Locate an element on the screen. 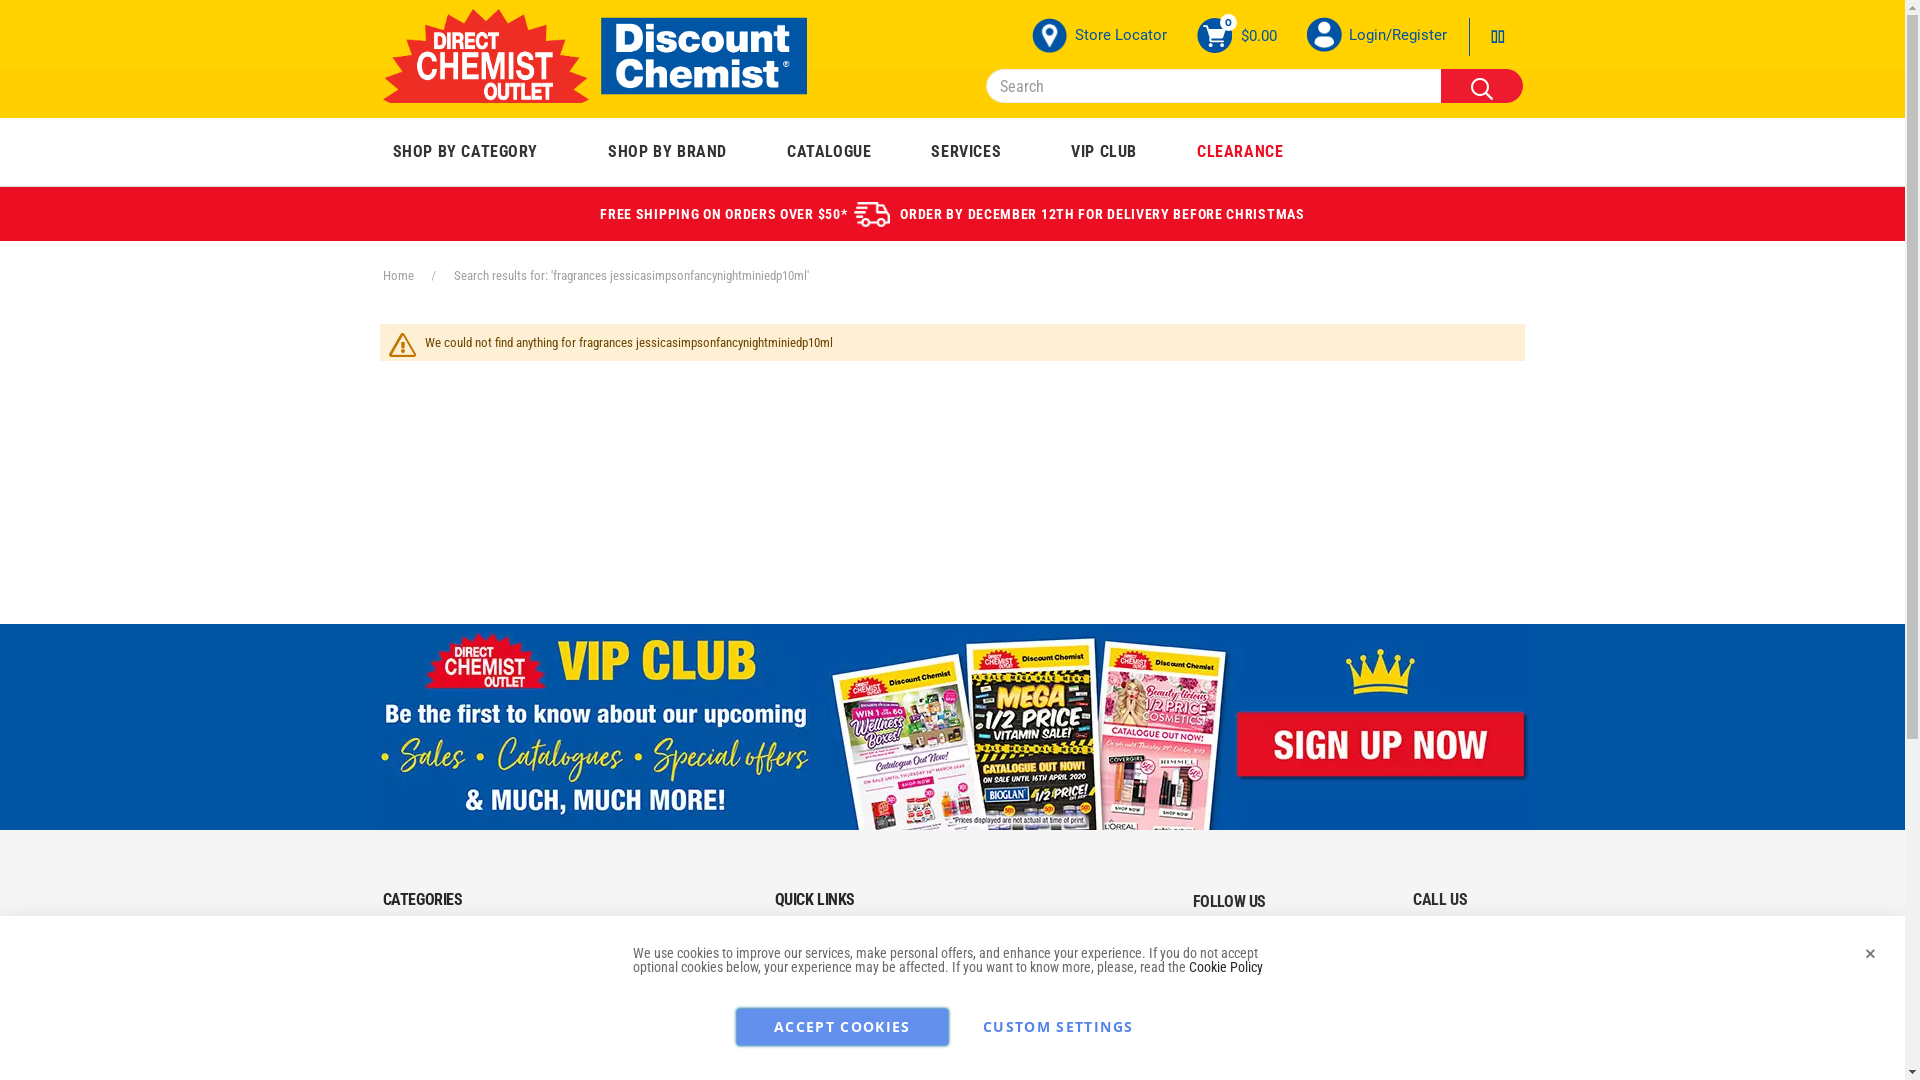  'Store Locator' is located at coordinates (1098, 35).